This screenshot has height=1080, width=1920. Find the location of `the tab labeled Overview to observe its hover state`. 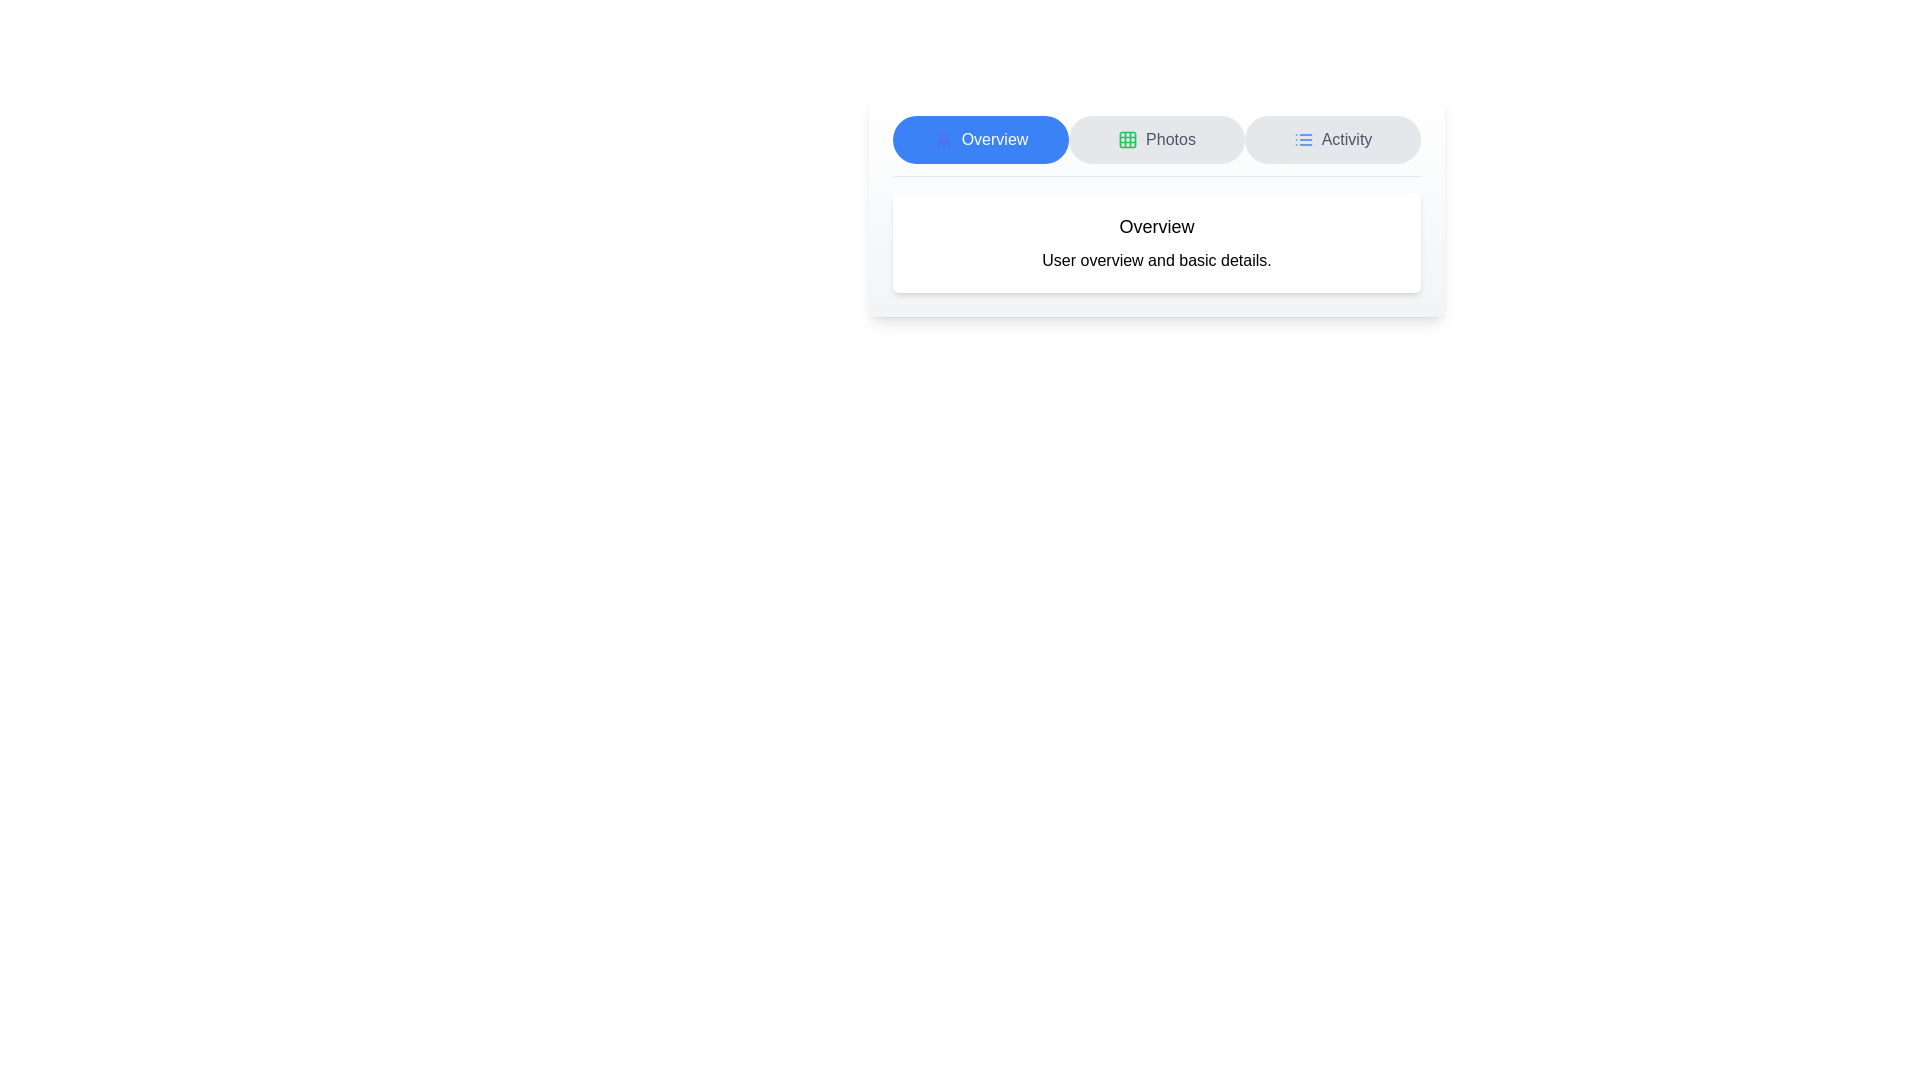

the tab labeled Overview to observe its hover state is located at coordinates (980, 138).